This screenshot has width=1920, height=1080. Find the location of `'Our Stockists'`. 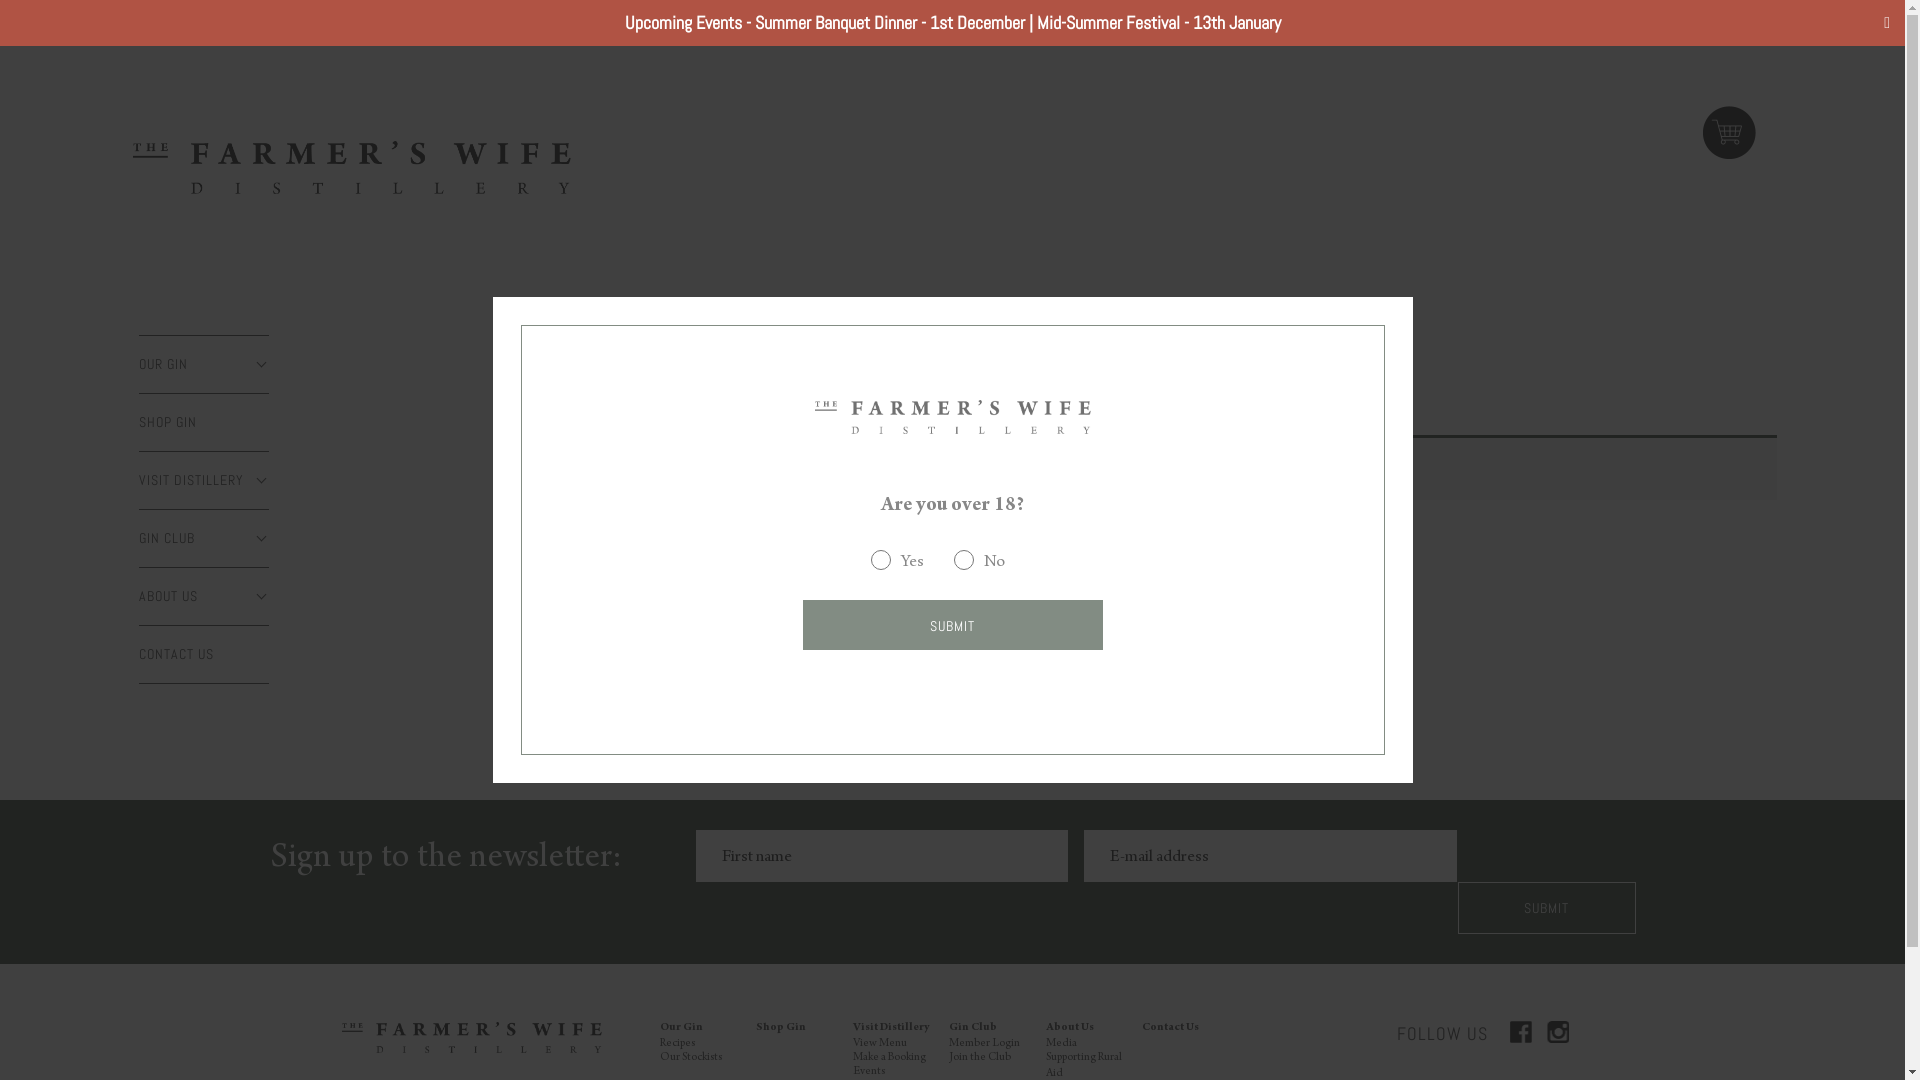

'Our Stockists' is located at coordinates (691, 1056).